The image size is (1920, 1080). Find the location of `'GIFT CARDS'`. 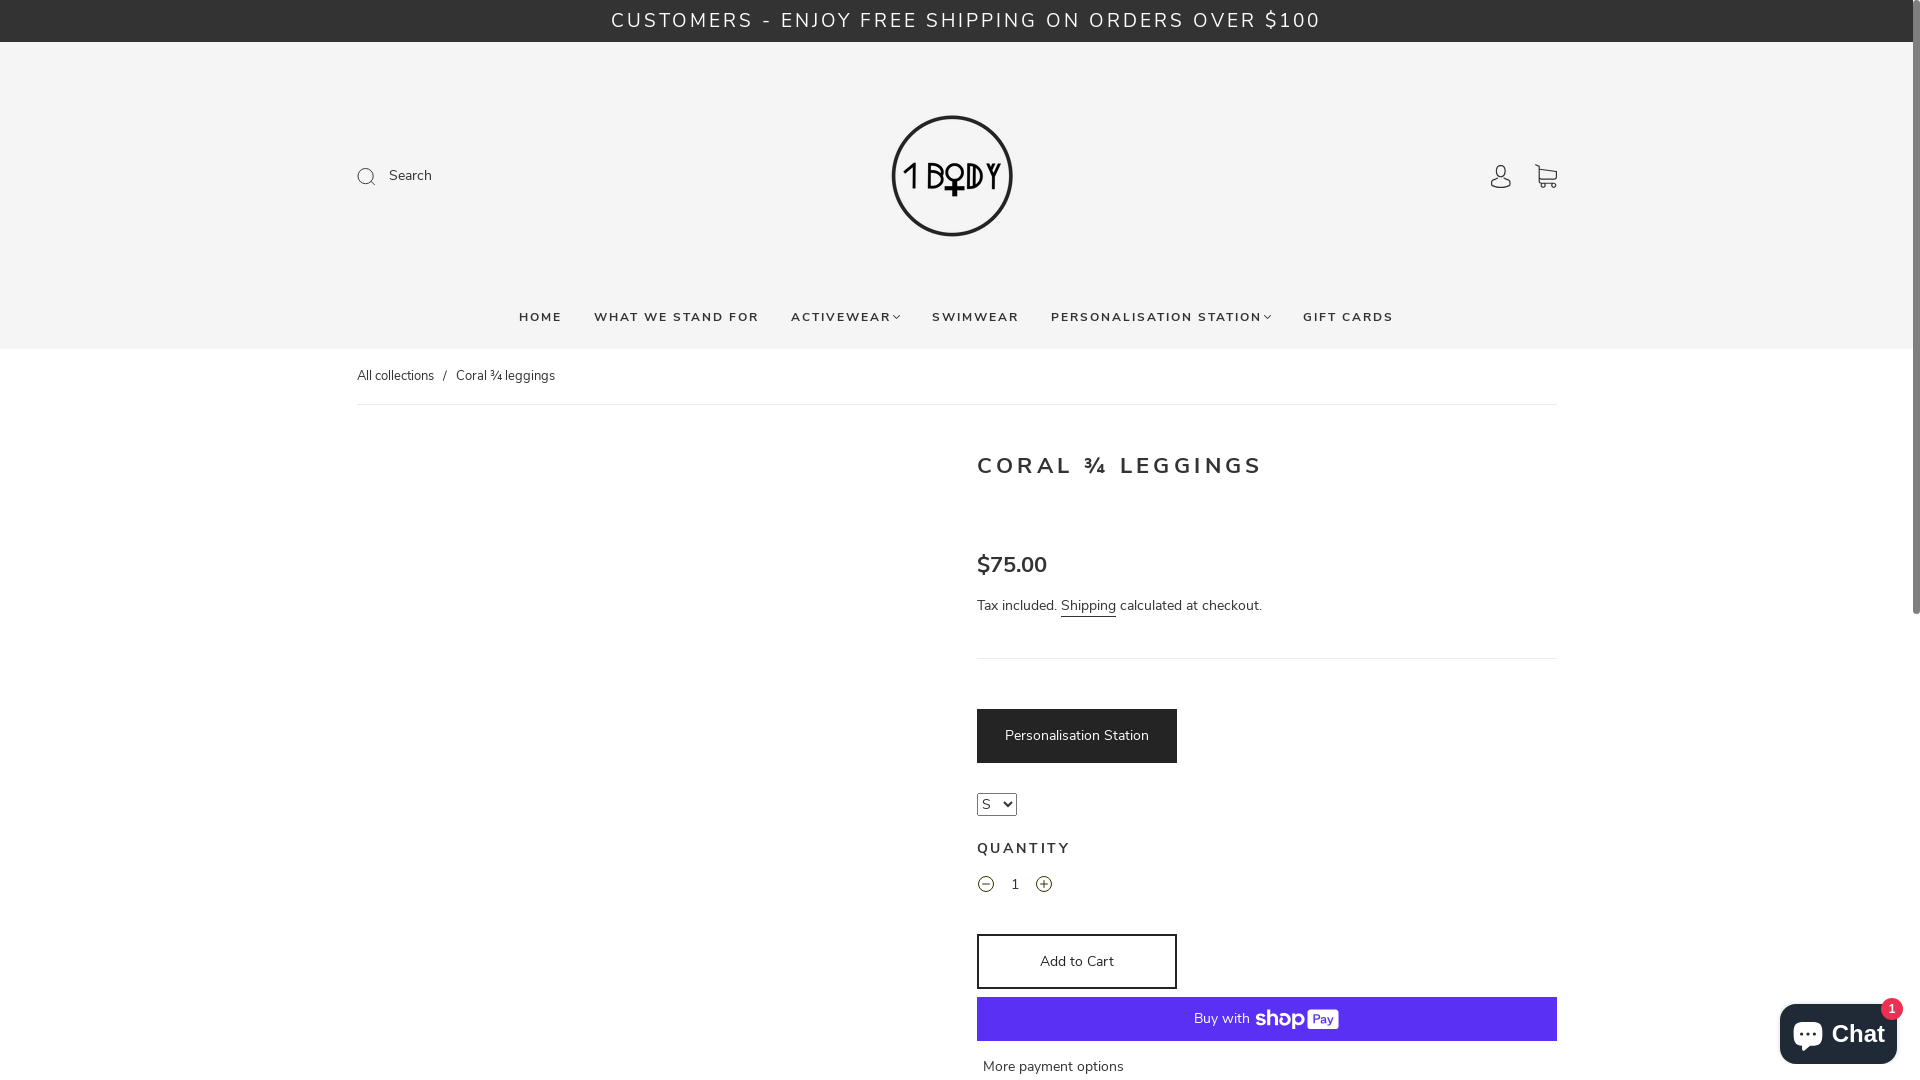

'GIFT CARDS' is located at coordinates (1302, 316).